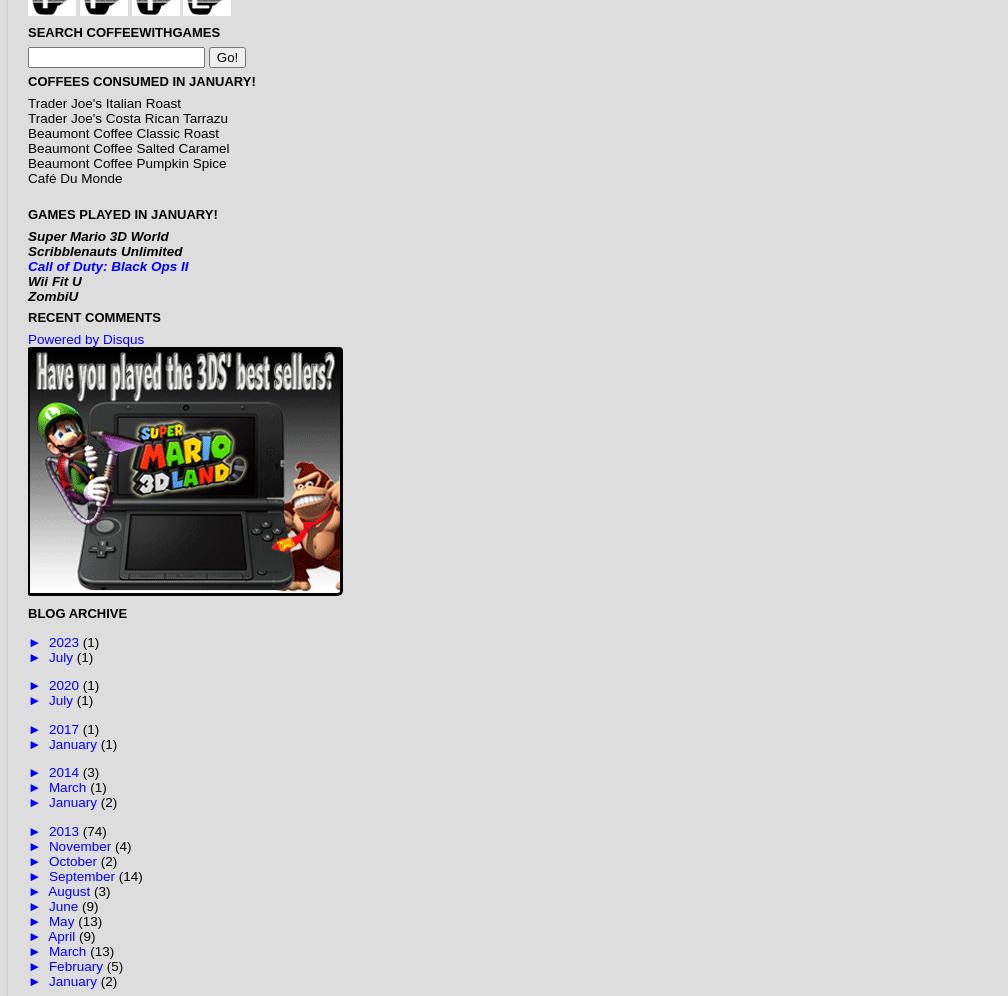  What do you see at coordinates (65, 685) in the screenshot?
I see `'2020'` at bounding box center [65, 685].